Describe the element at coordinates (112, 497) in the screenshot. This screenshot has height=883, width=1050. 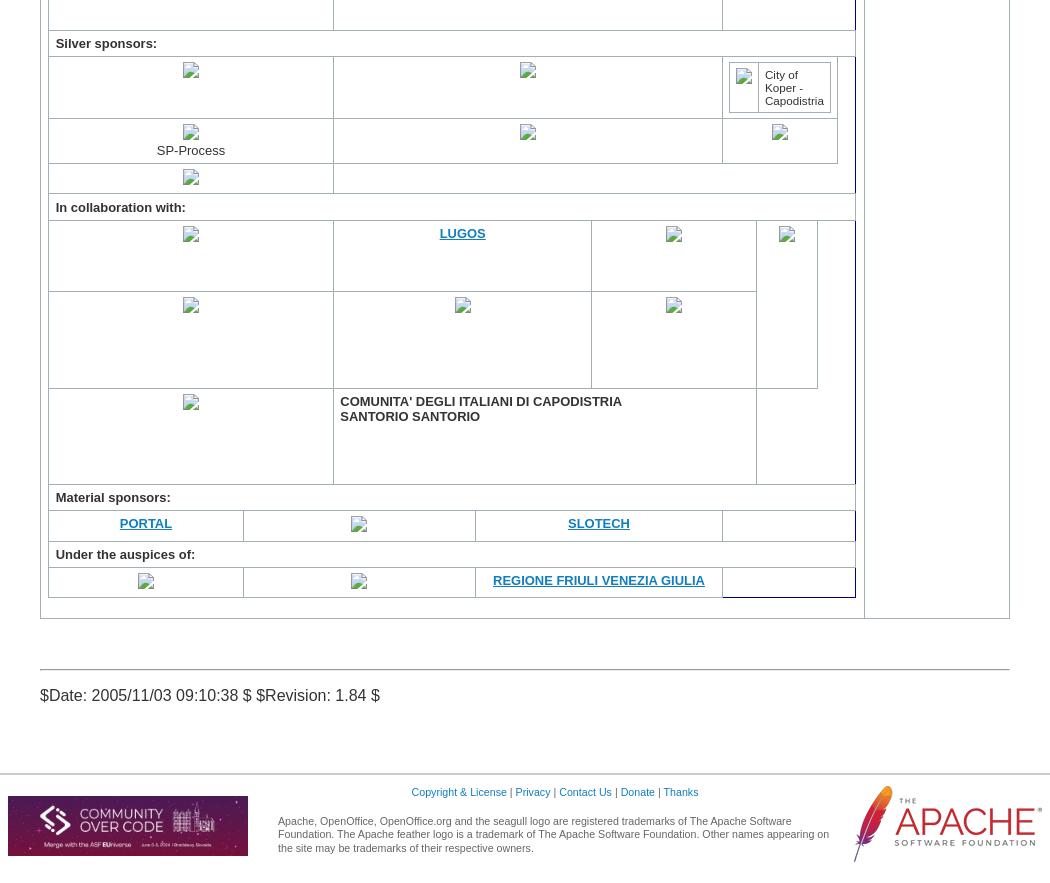
I see `'Material sponsors:'` at that location.